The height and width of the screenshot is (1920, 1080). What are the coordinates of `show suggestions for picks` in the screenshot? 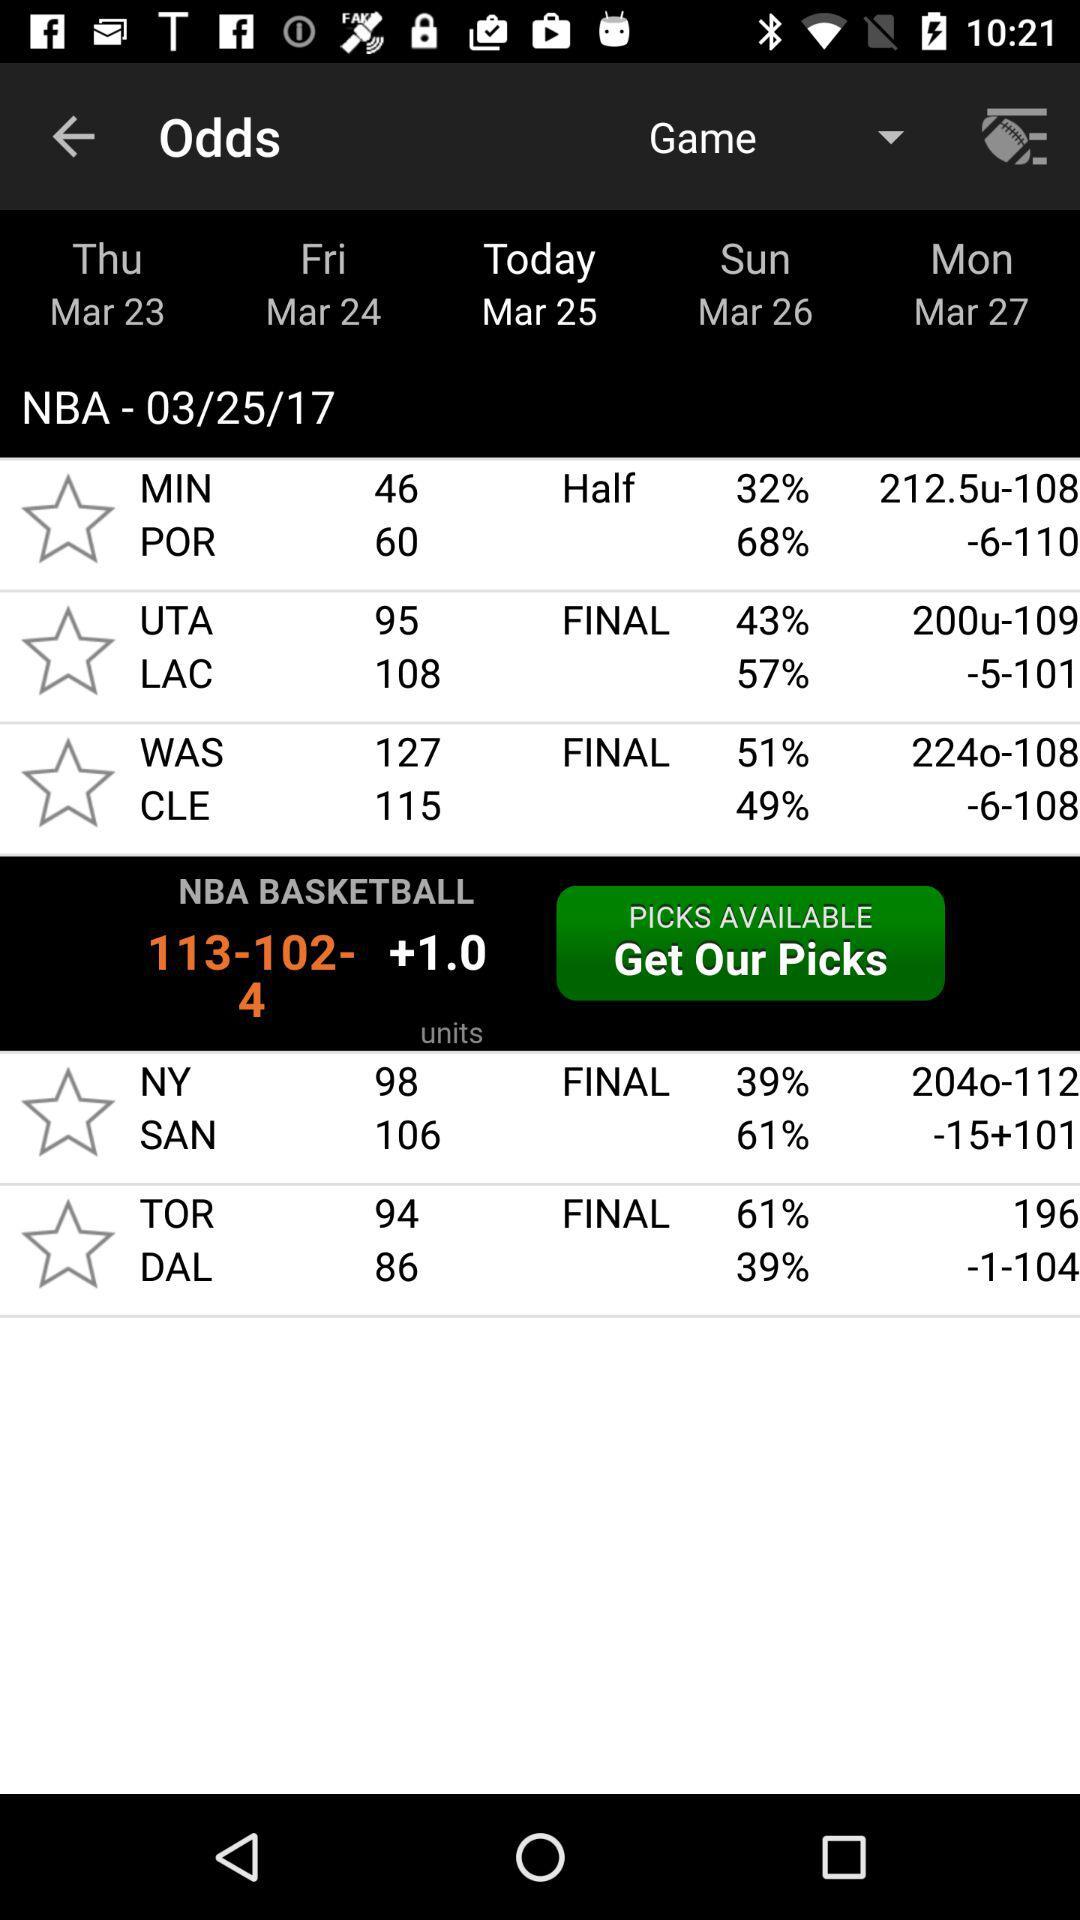 It's located at (540, 952).